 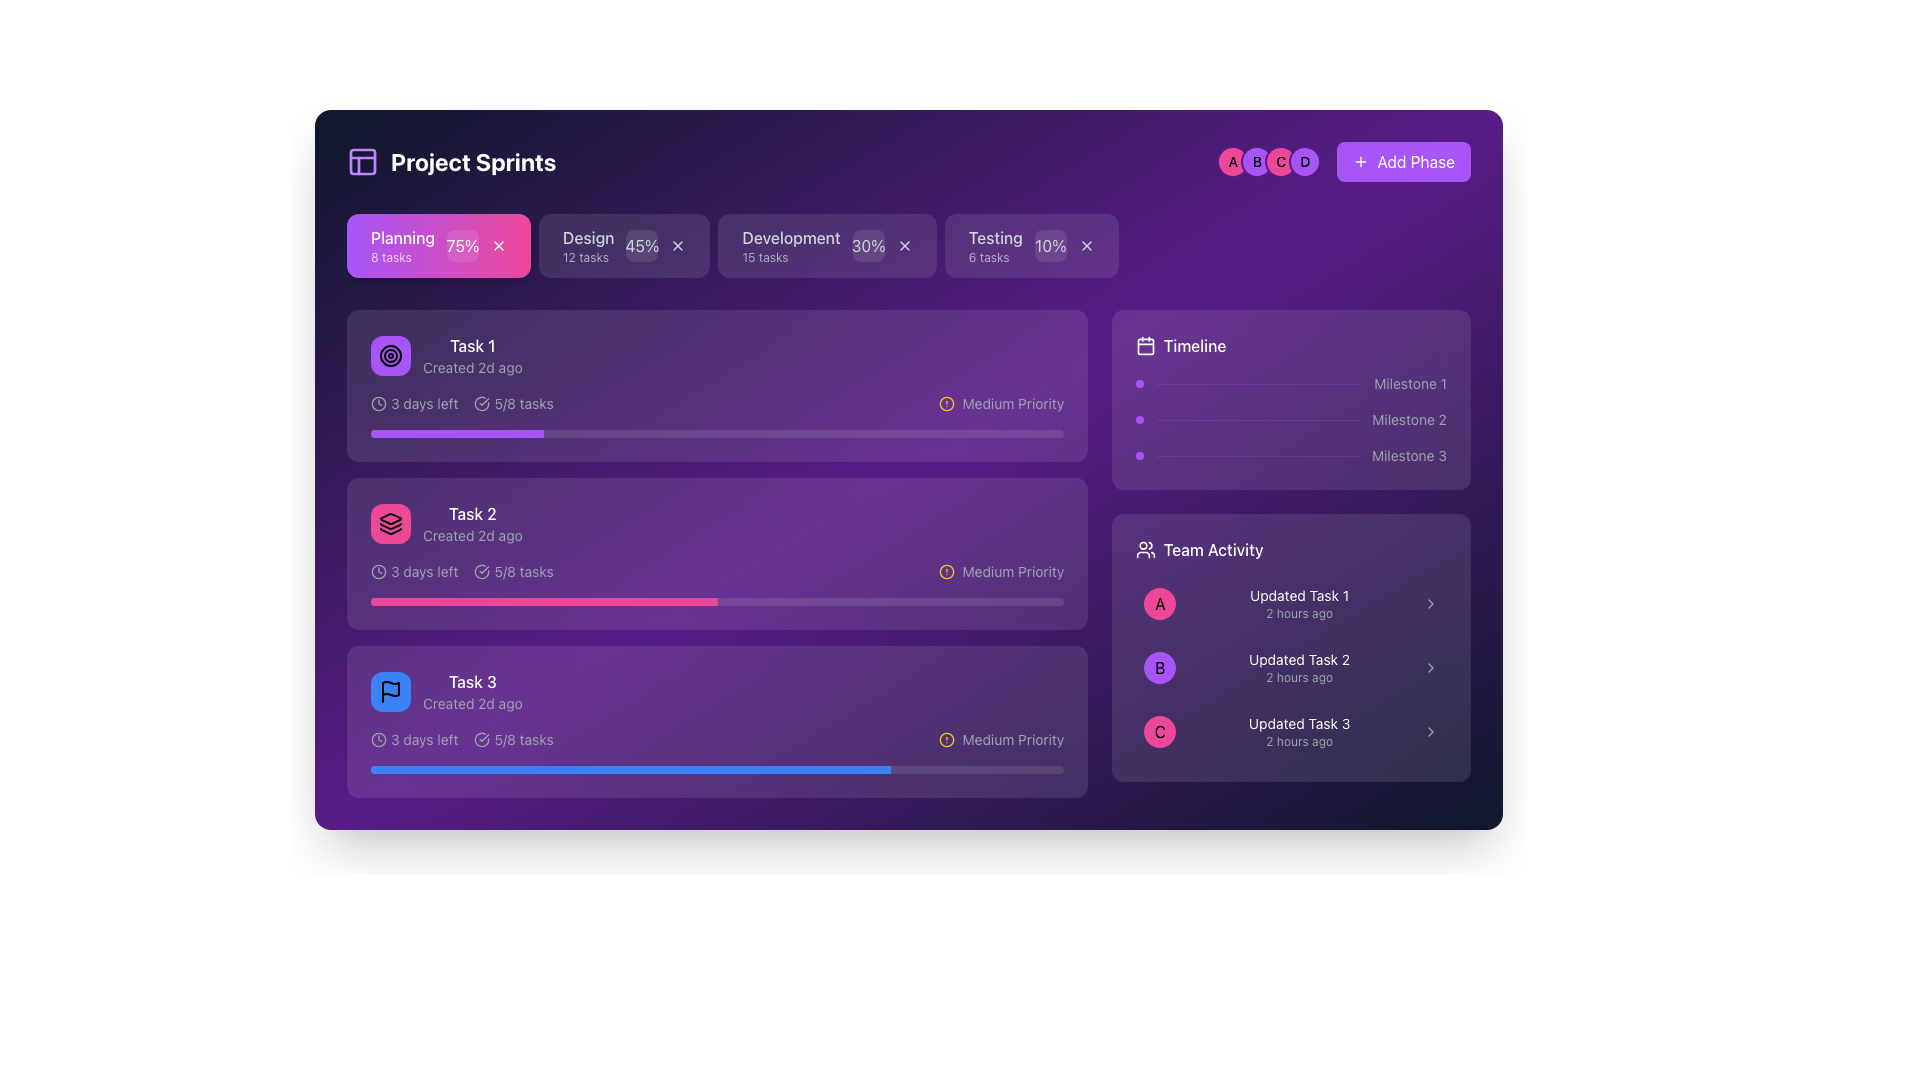 What do you see at coordinates (1360, 161) in the screenshot?
I see `the 'Add Phase' icon located to the left of the text` at bounding box center [1360, 161].